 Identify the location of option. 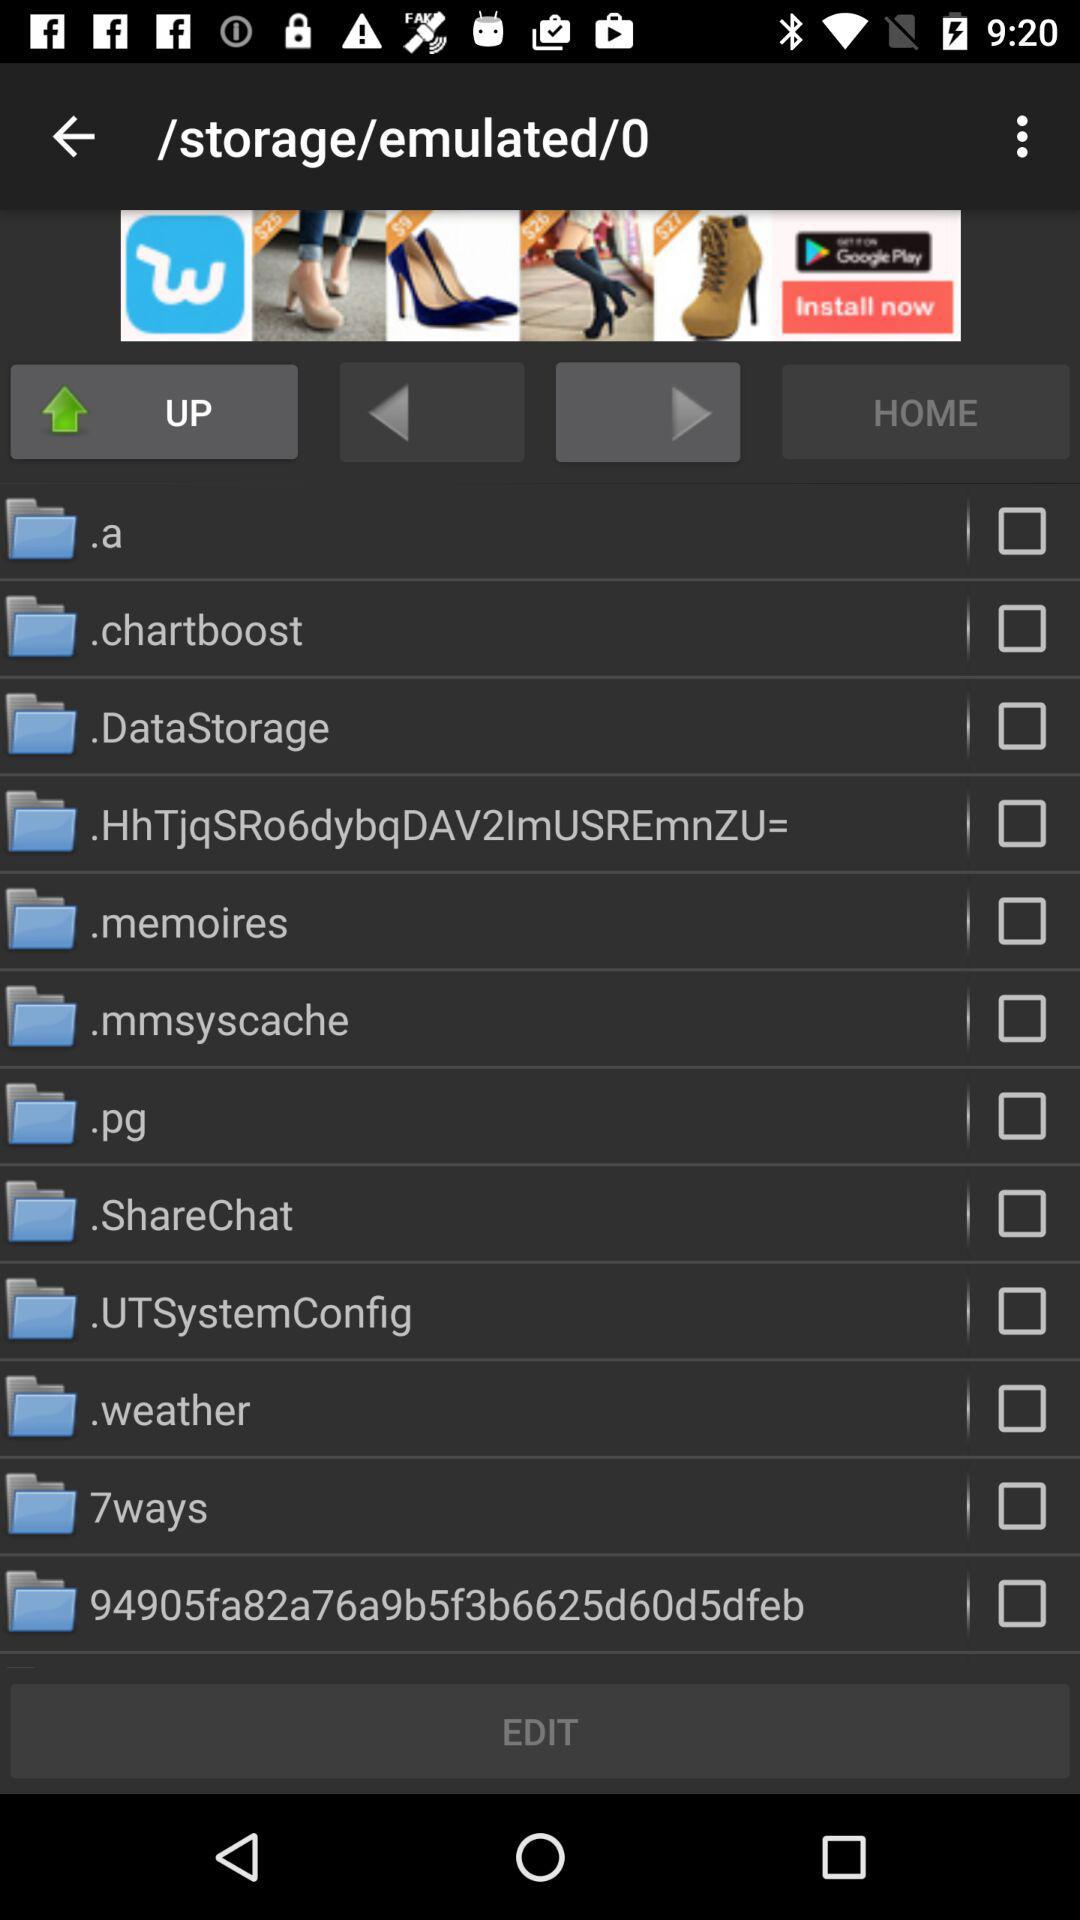
(1024, 1018).